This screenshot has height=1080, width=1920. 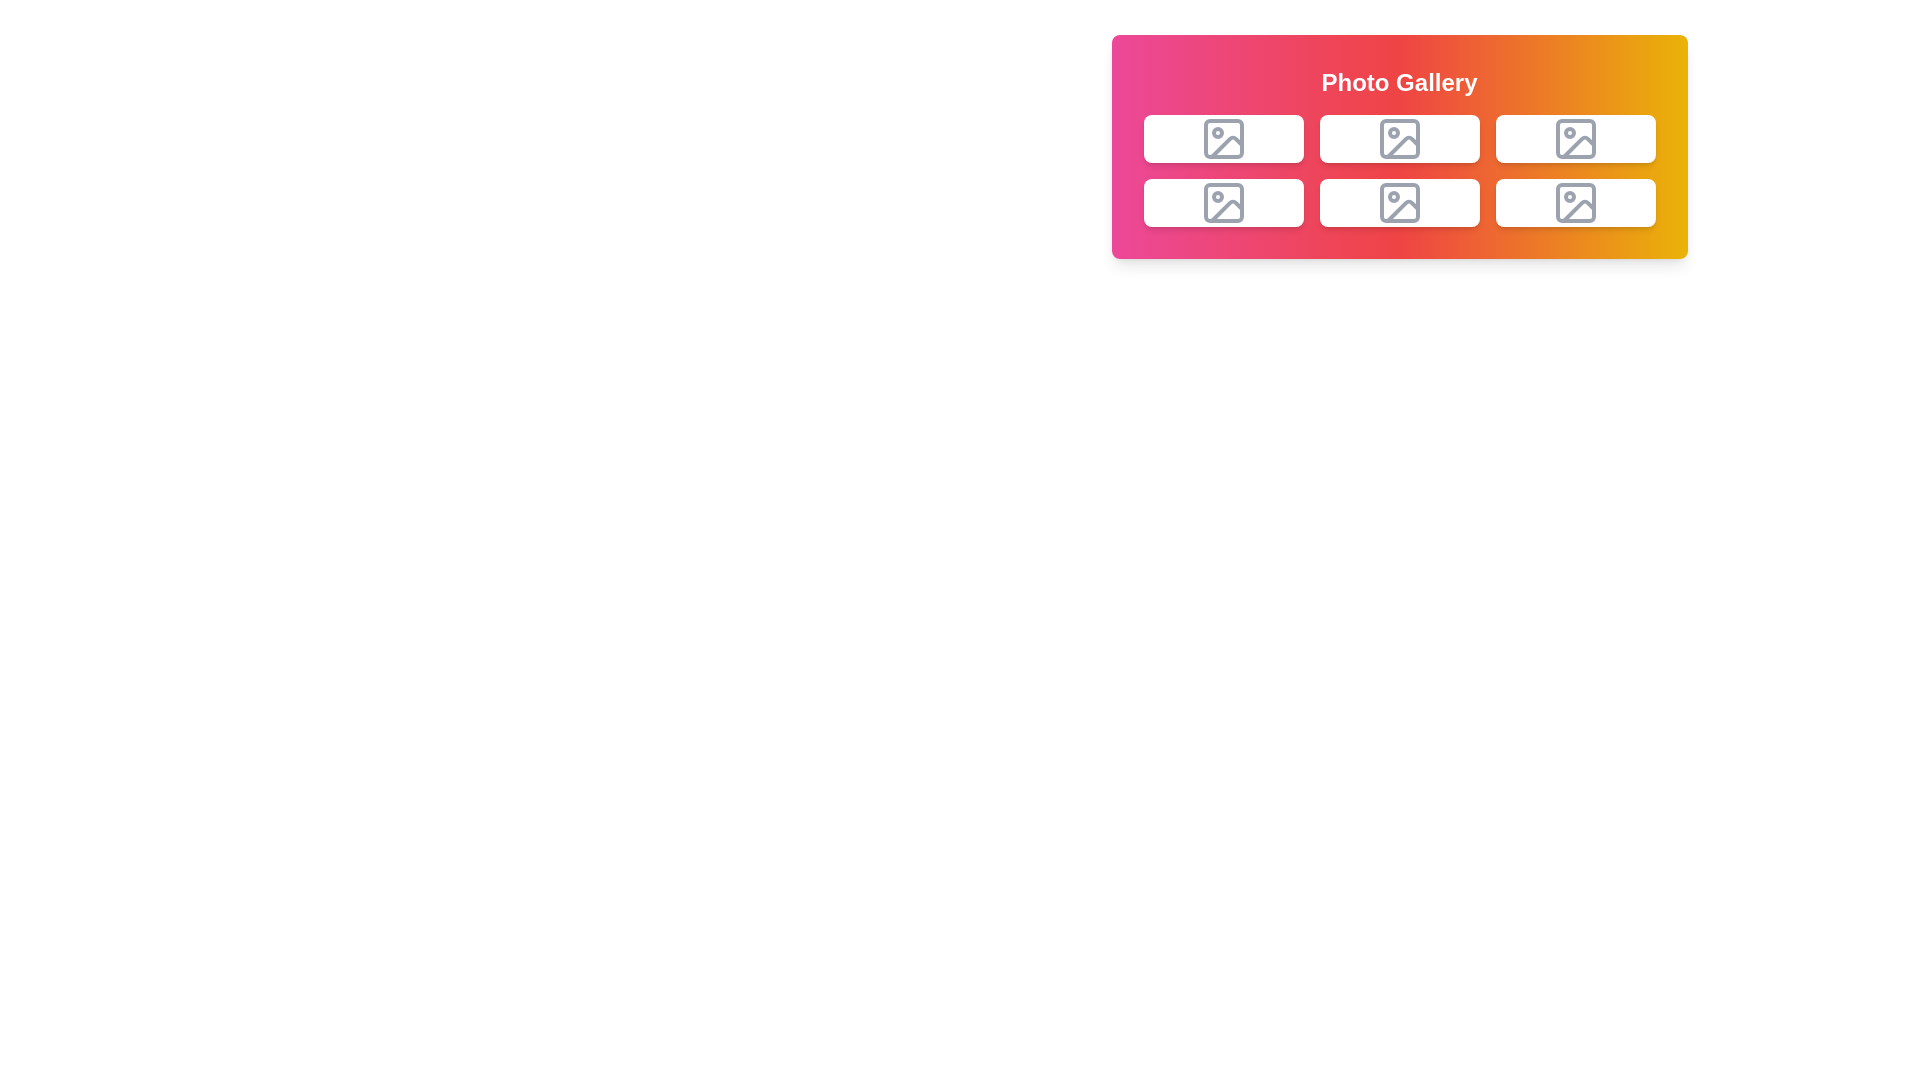 What do you see at coordinates (1601, 137) in the screenshot?
I see `the small circular button with a red heart icon located at the top-right corner of the grid within the 'Photo Gallery' section to like the item` at bounding box center [1601, 137].